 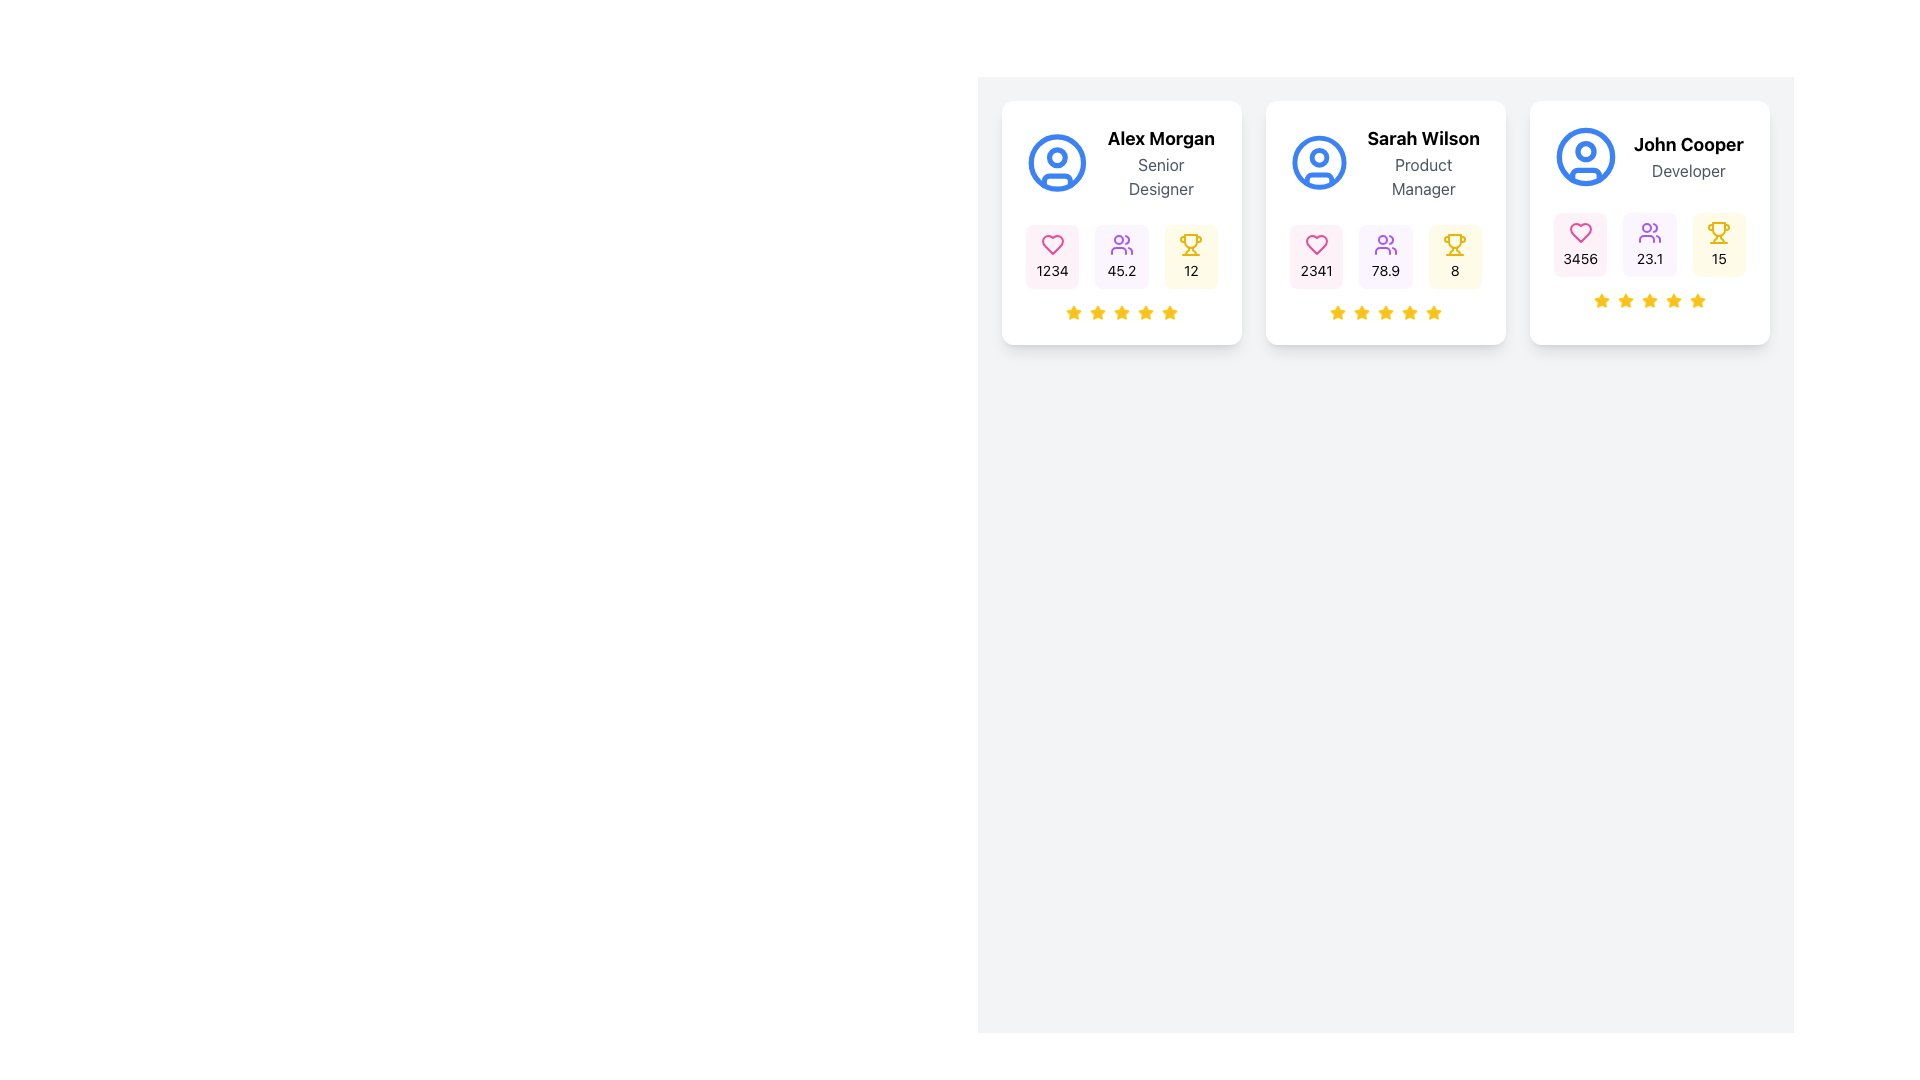 I want to click on the fifth star icon in the star rating system for Sarah Wilson, so click(x=1409, y=312).